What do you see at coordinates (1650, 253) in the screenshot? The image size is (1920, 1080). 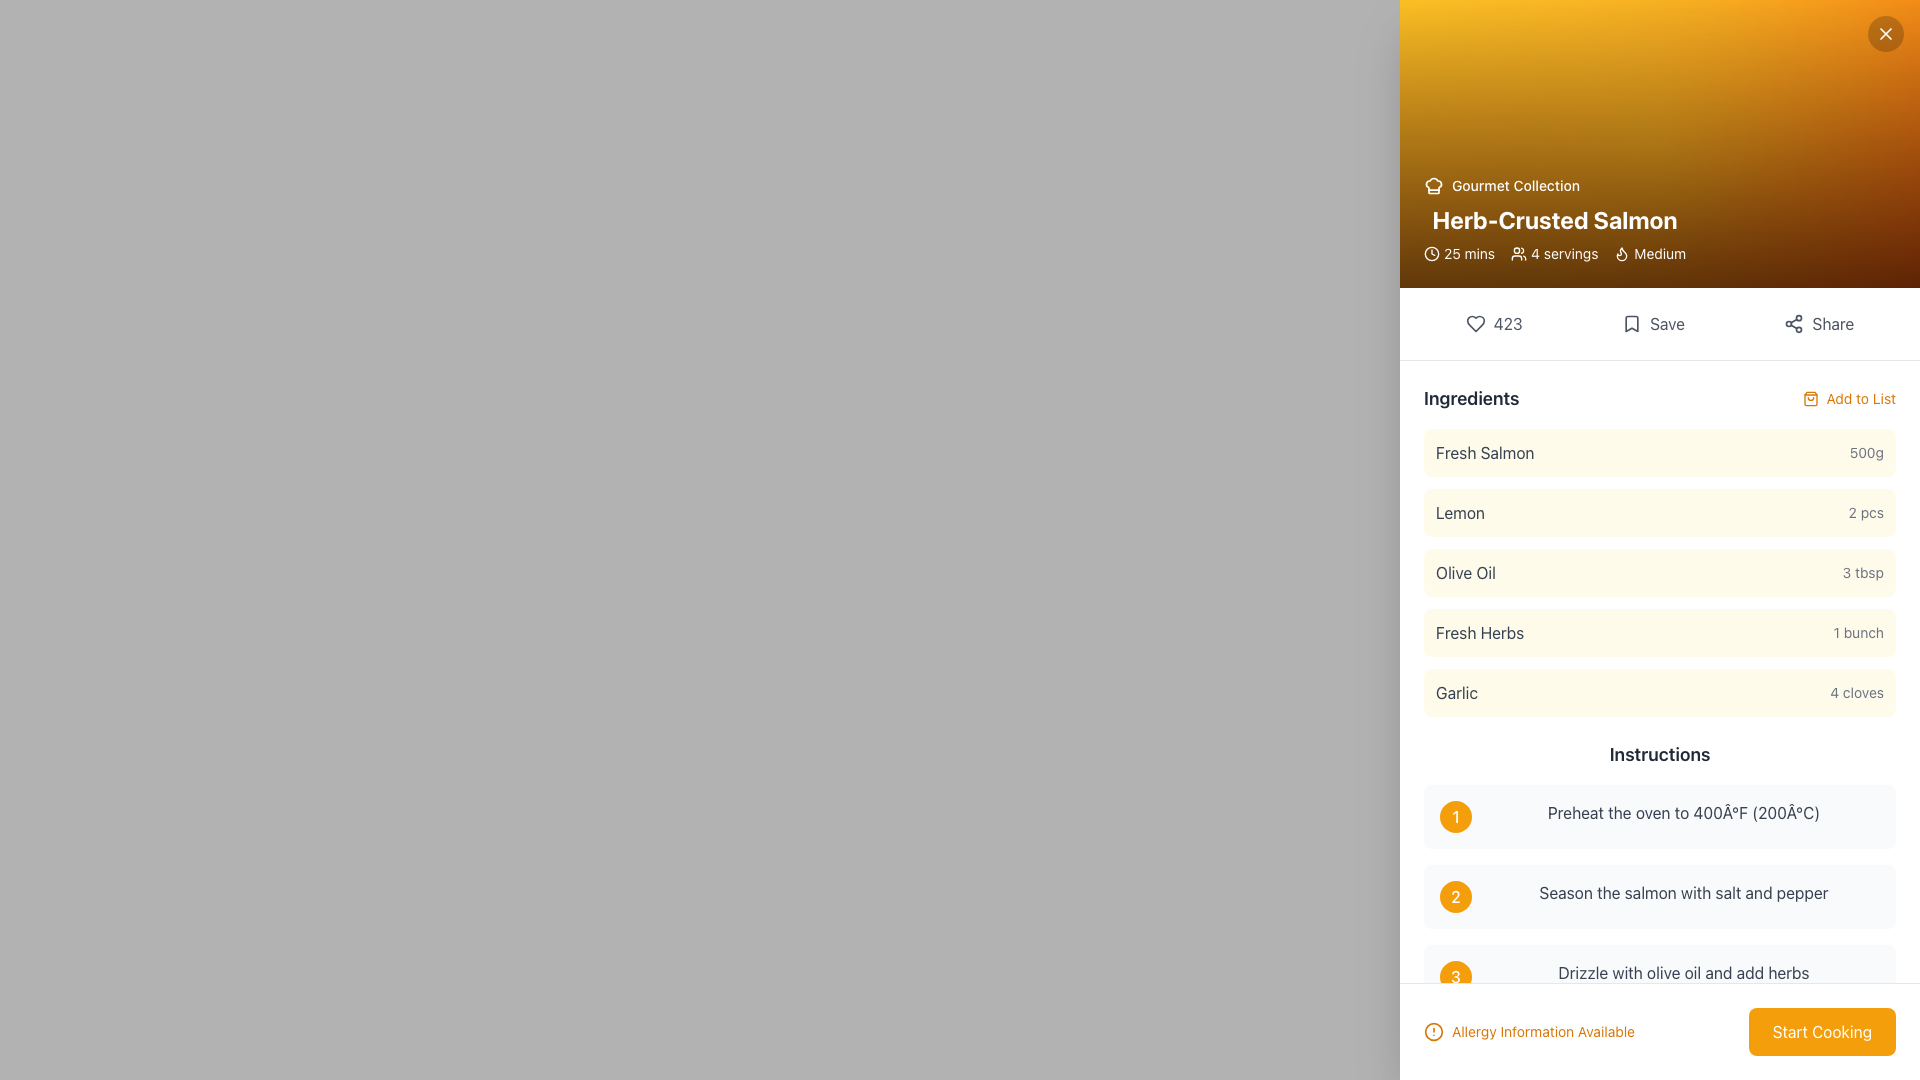 I see `the 'Medium' label, which features a flame icon and white text on a gradient orange background, located to the right of '4 servings'` at bounding box center [1650, 253].